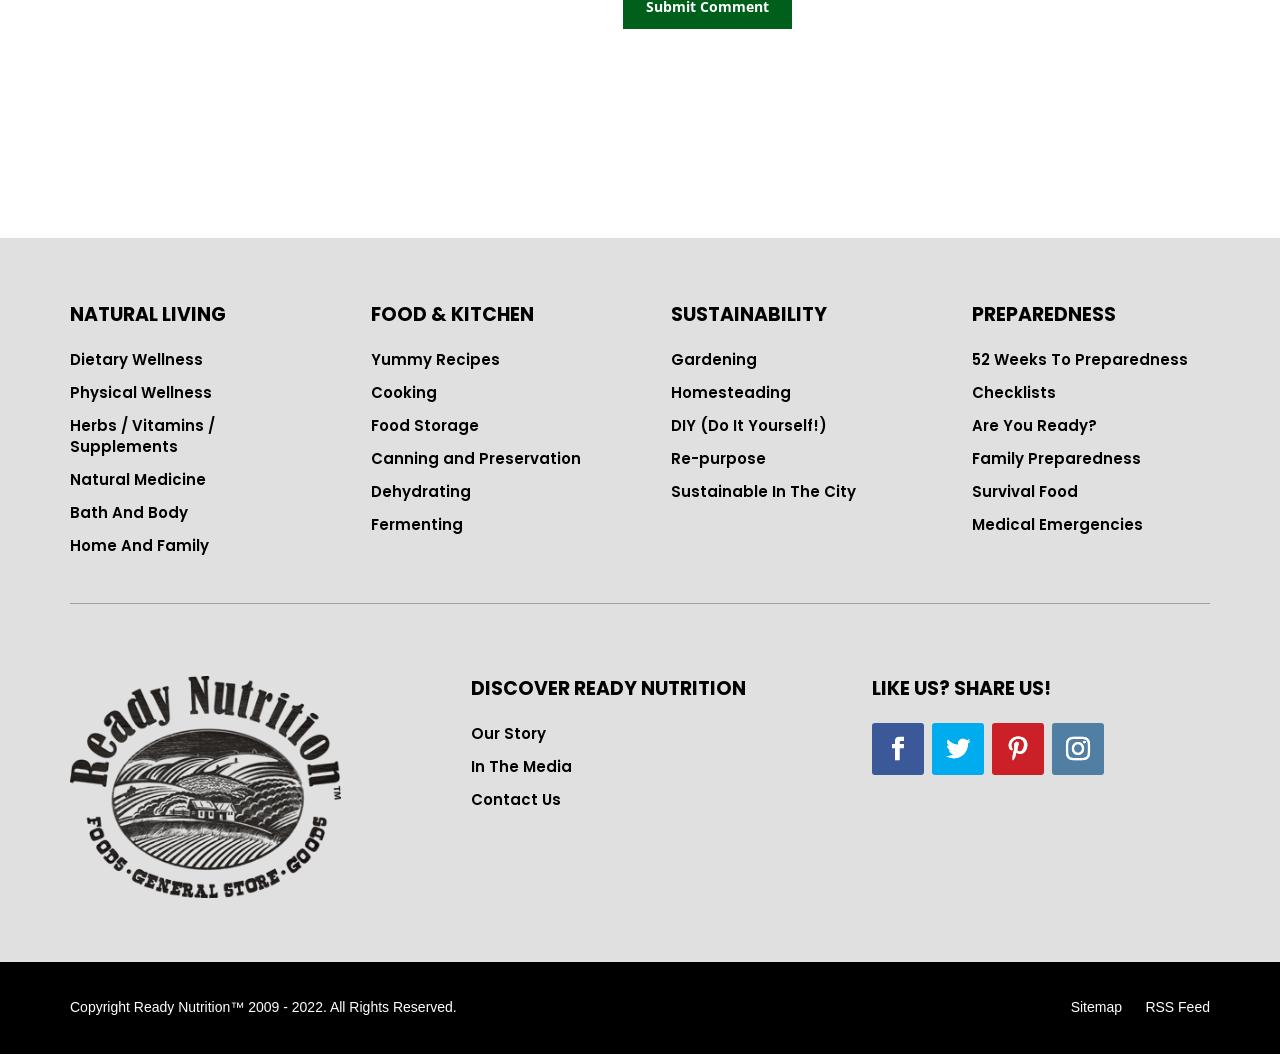 This screenshot has height=1055, width=1280. What do you see at coordinates (520, 765) in the screenshot?
I see `'In The Media'` at bounding box center [520, 765].